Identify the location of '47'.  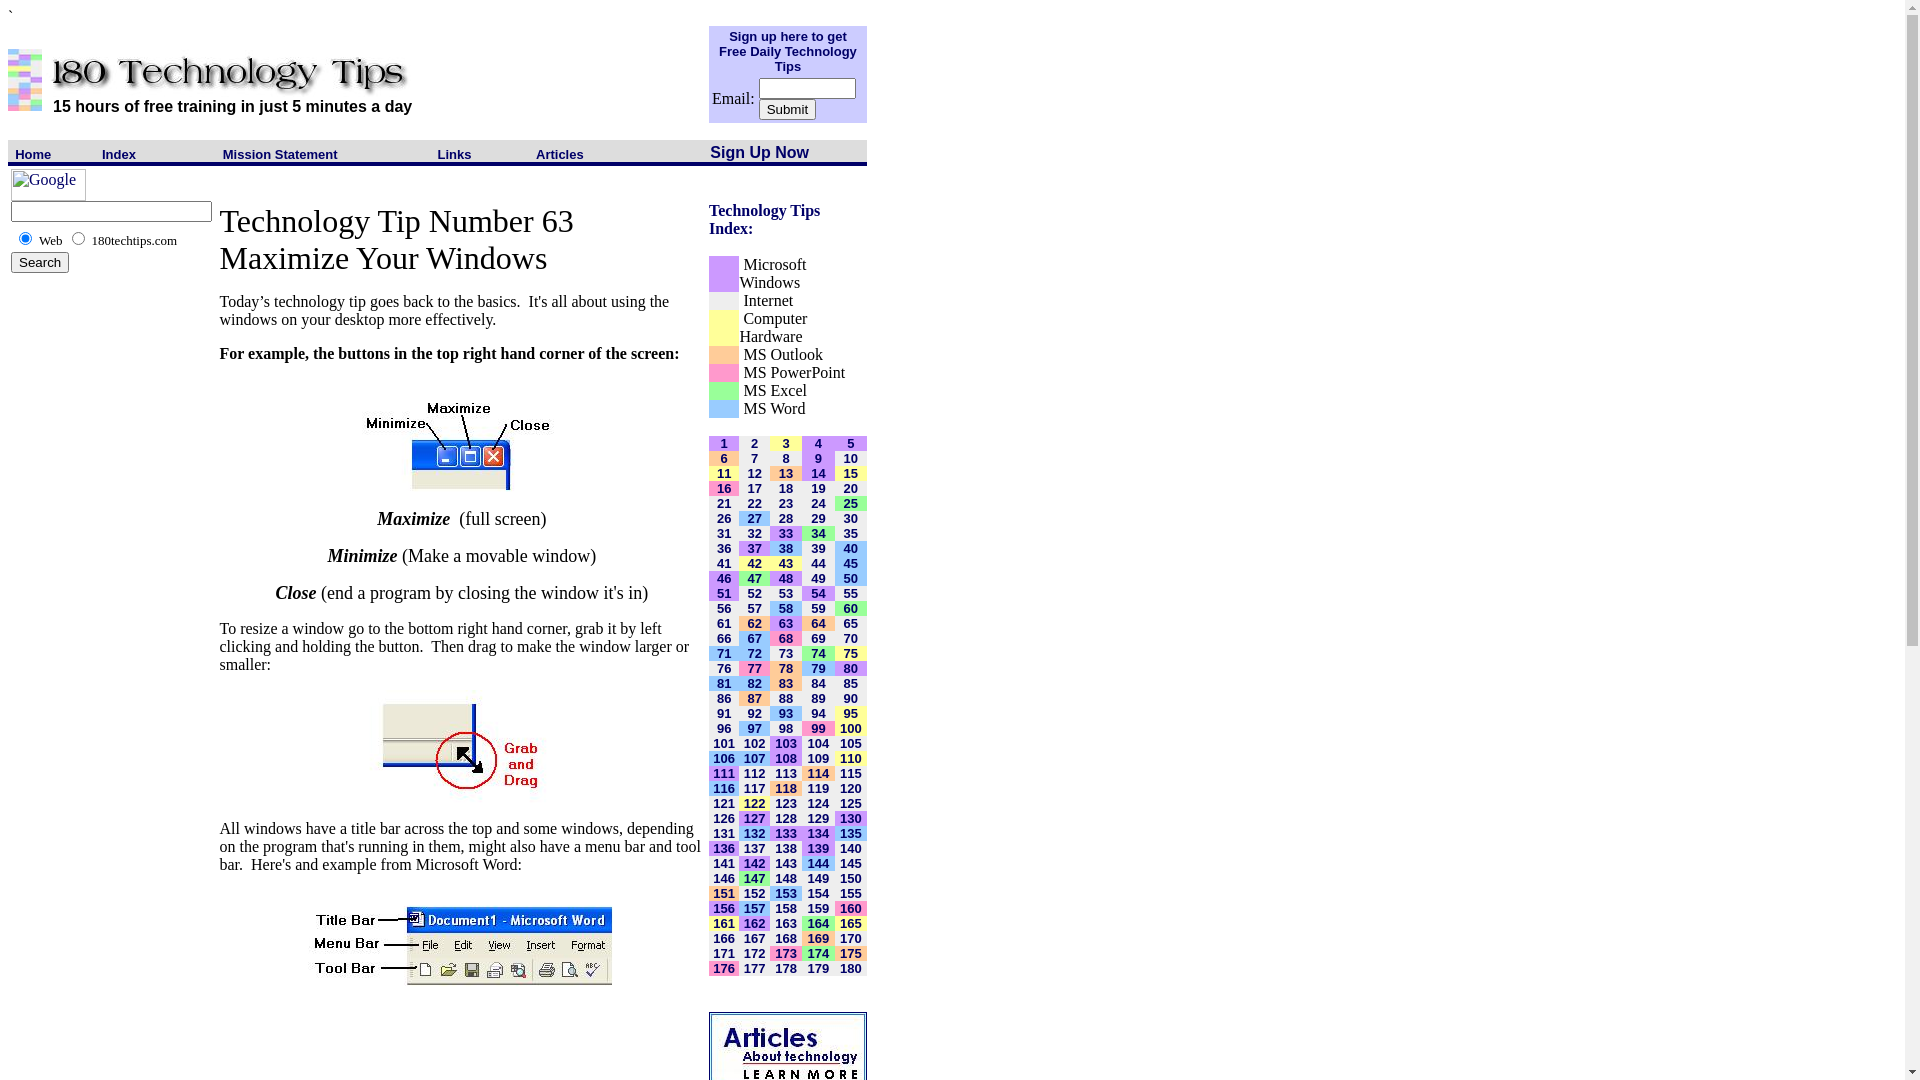
(752, 578).